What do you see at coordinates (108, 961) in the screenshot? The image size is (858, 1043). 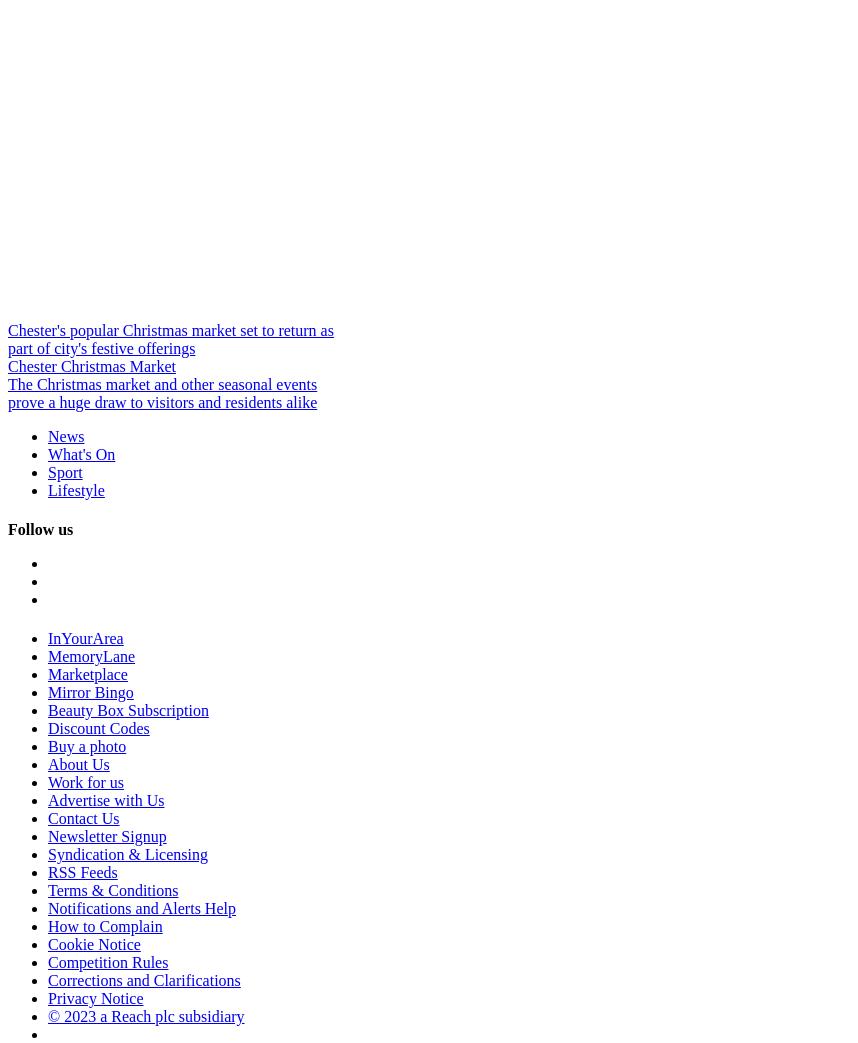 I see `'Competition Rules'` at bounding box center [108, 961].